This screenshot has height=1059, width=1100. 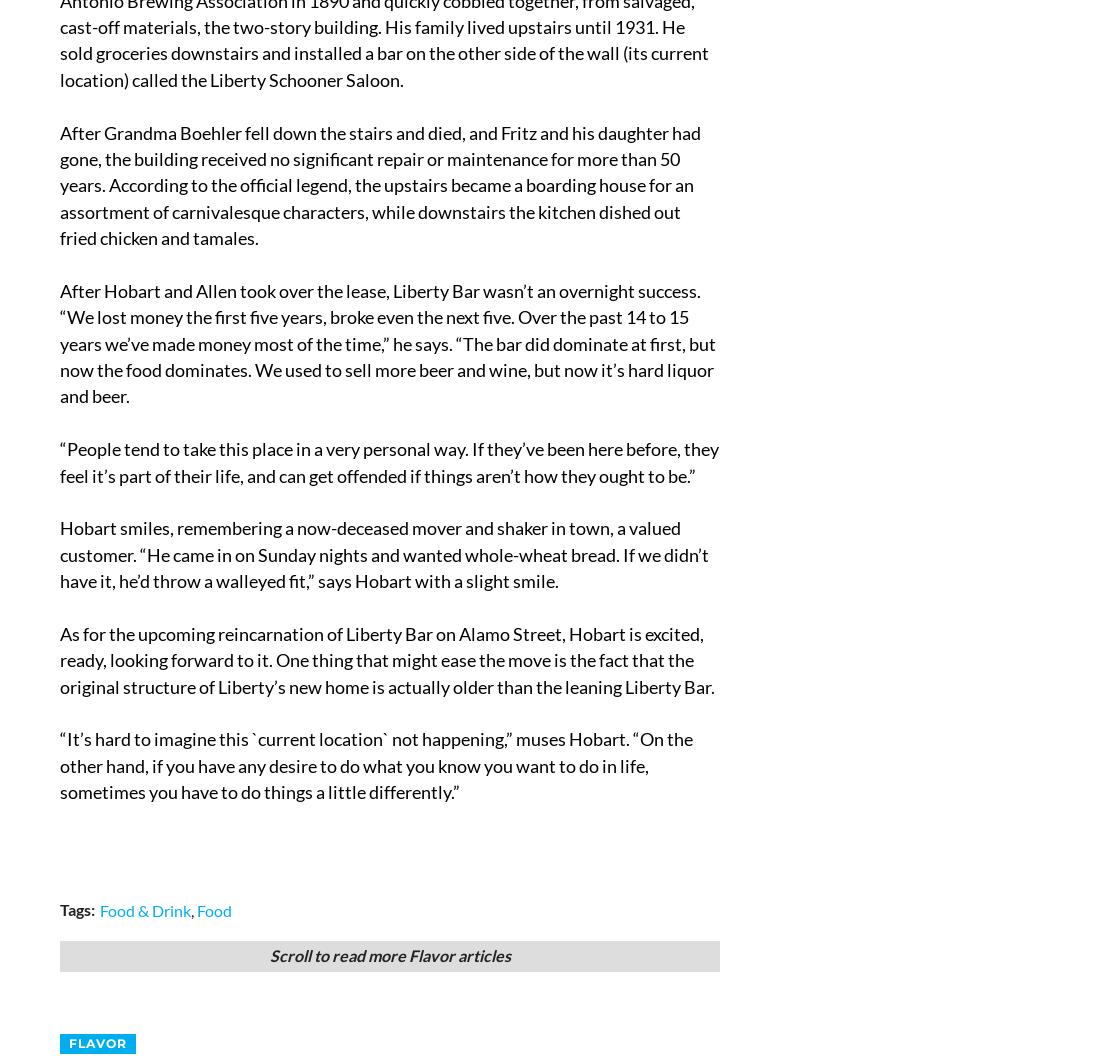 What do you see at coordinates (389, 462) in the screenshot?
I see `'“People tend to take this place in a very personal way. If they’ve been here before, they feel it’s part of their life, and can get offended if things aren’t how they ought to be.”'` at bounding box center [389, 462].